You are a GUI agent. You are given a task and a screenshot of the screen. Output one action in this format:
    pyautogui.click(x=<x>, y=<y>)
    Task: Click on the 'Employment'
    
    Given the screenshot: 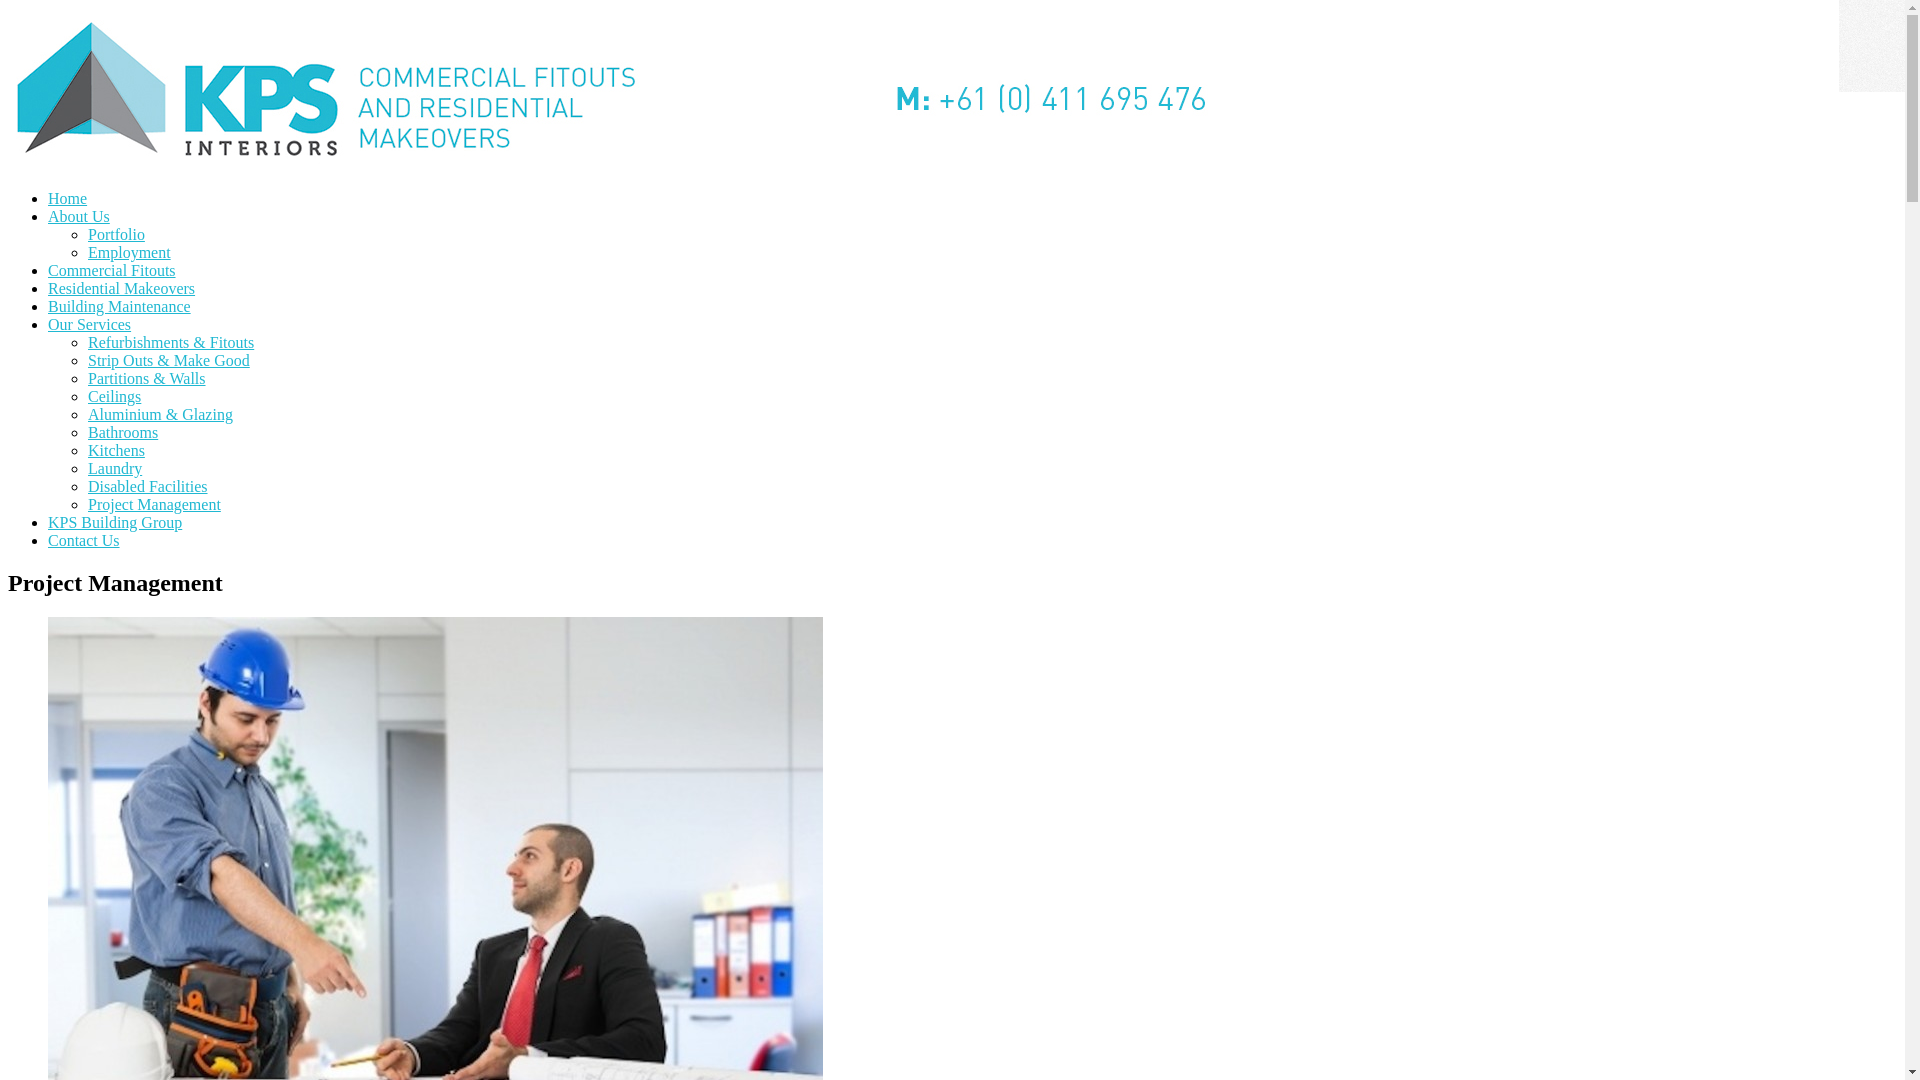 What is the action you would take?
    pyautogui.click(x=128, y=251)
    